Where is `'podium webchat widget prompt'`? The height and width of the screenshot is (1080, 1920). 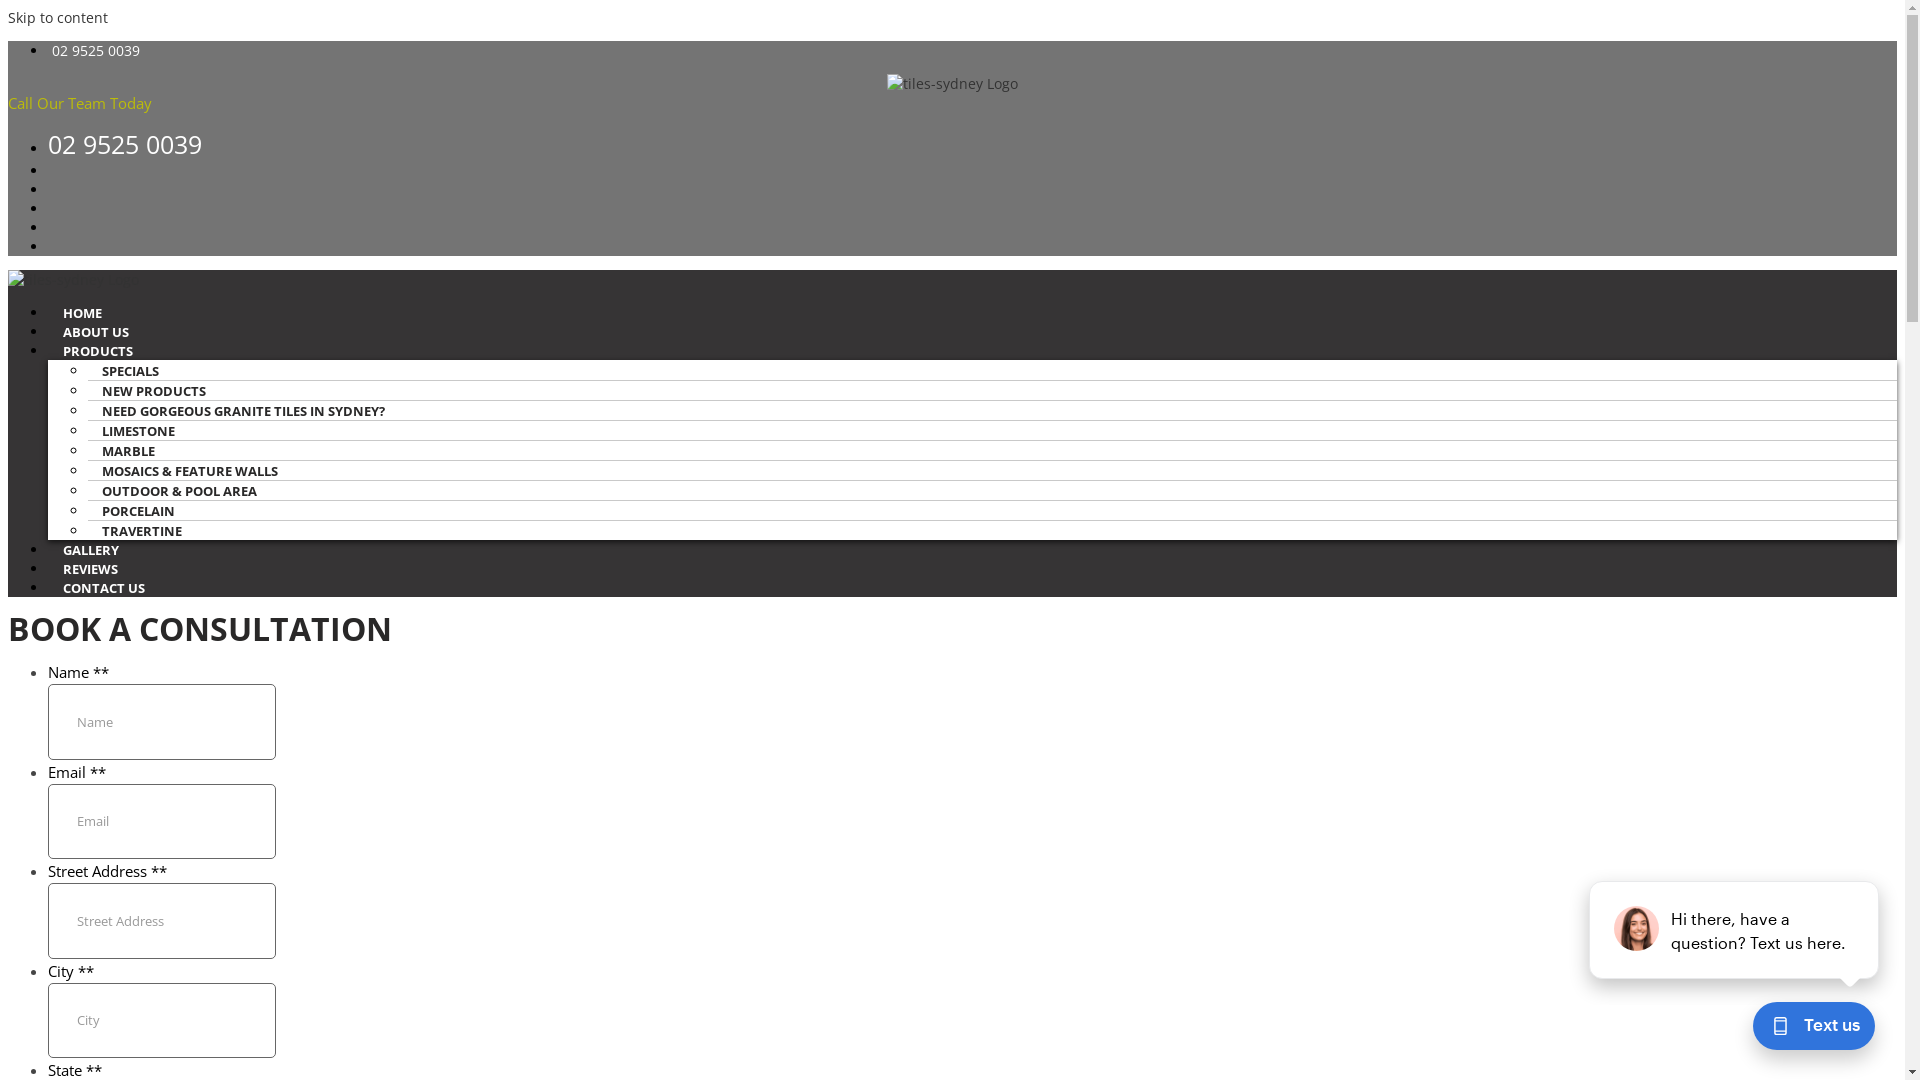 'podium webchat widget prompt' is located at coordinates (1733, 929).